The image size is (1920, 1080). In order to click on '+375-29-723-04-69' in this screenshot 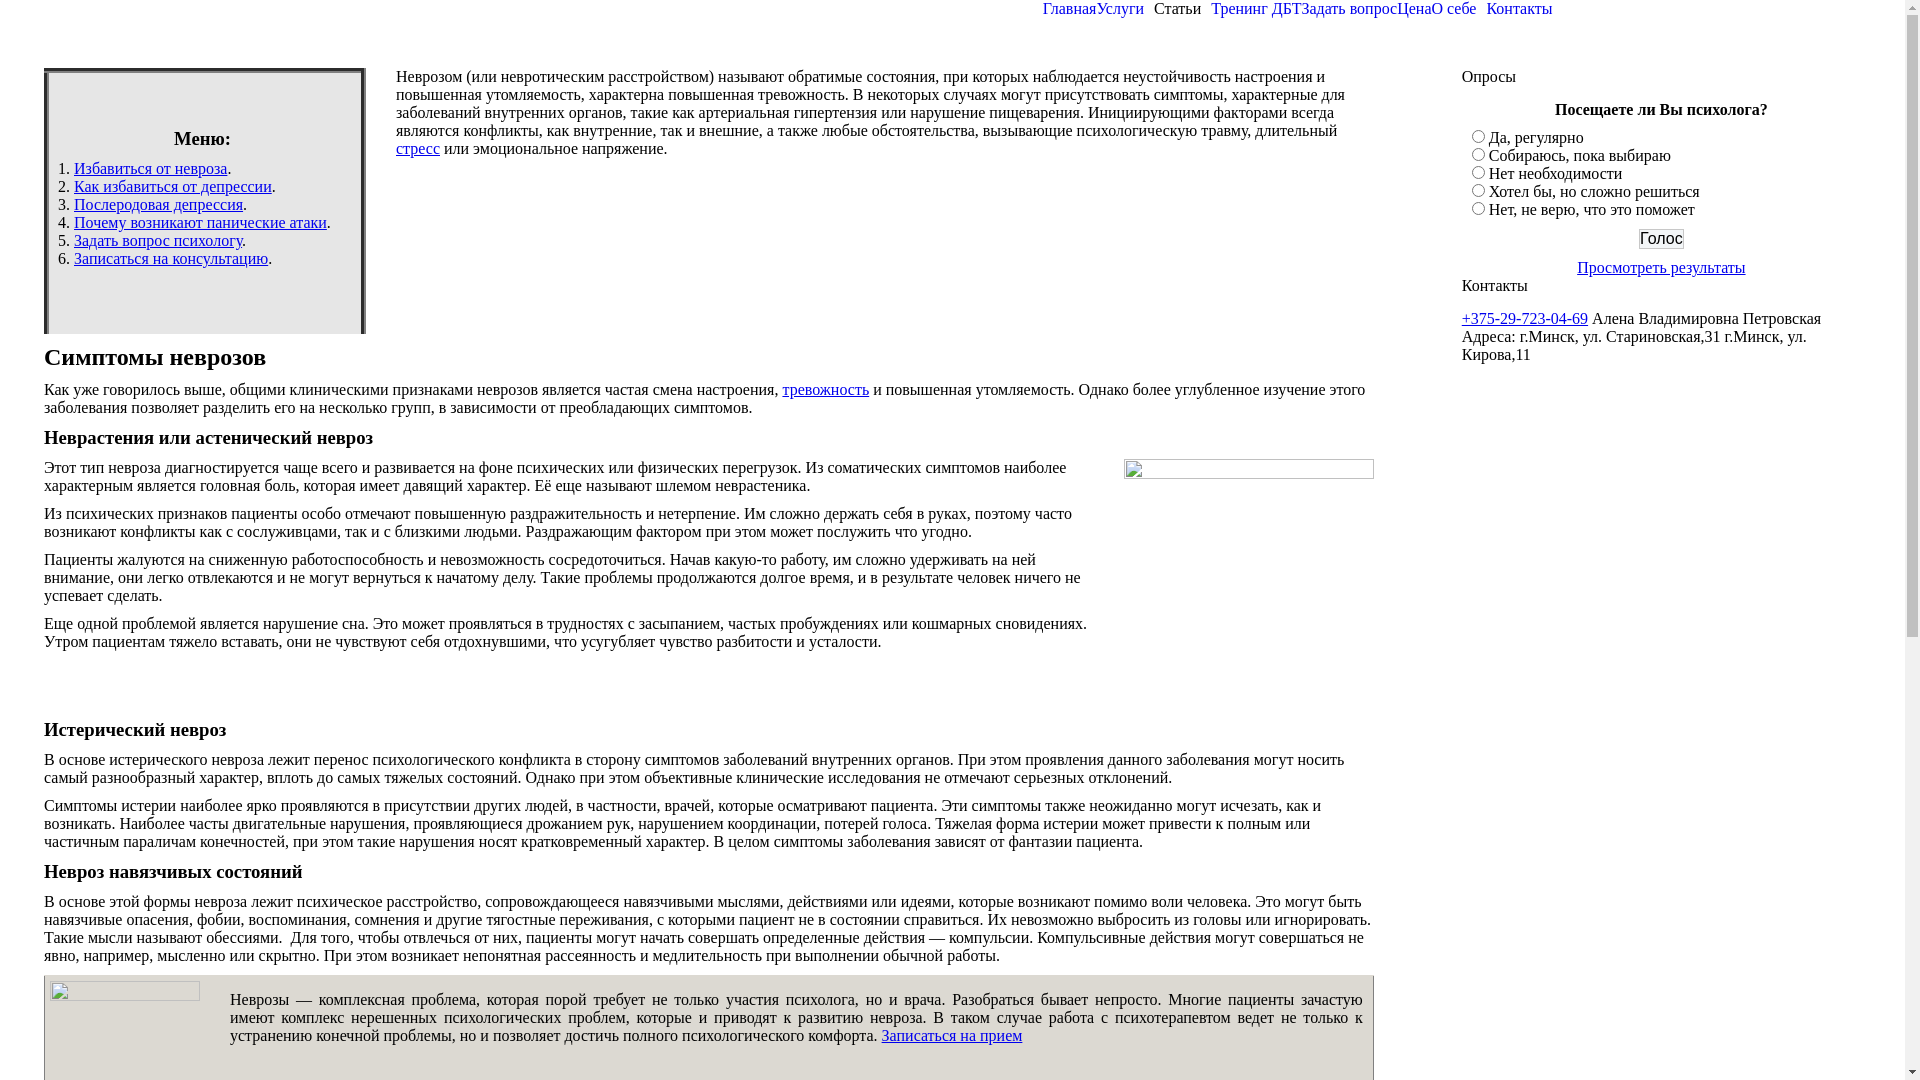, I will do `click(1524, 317)`.